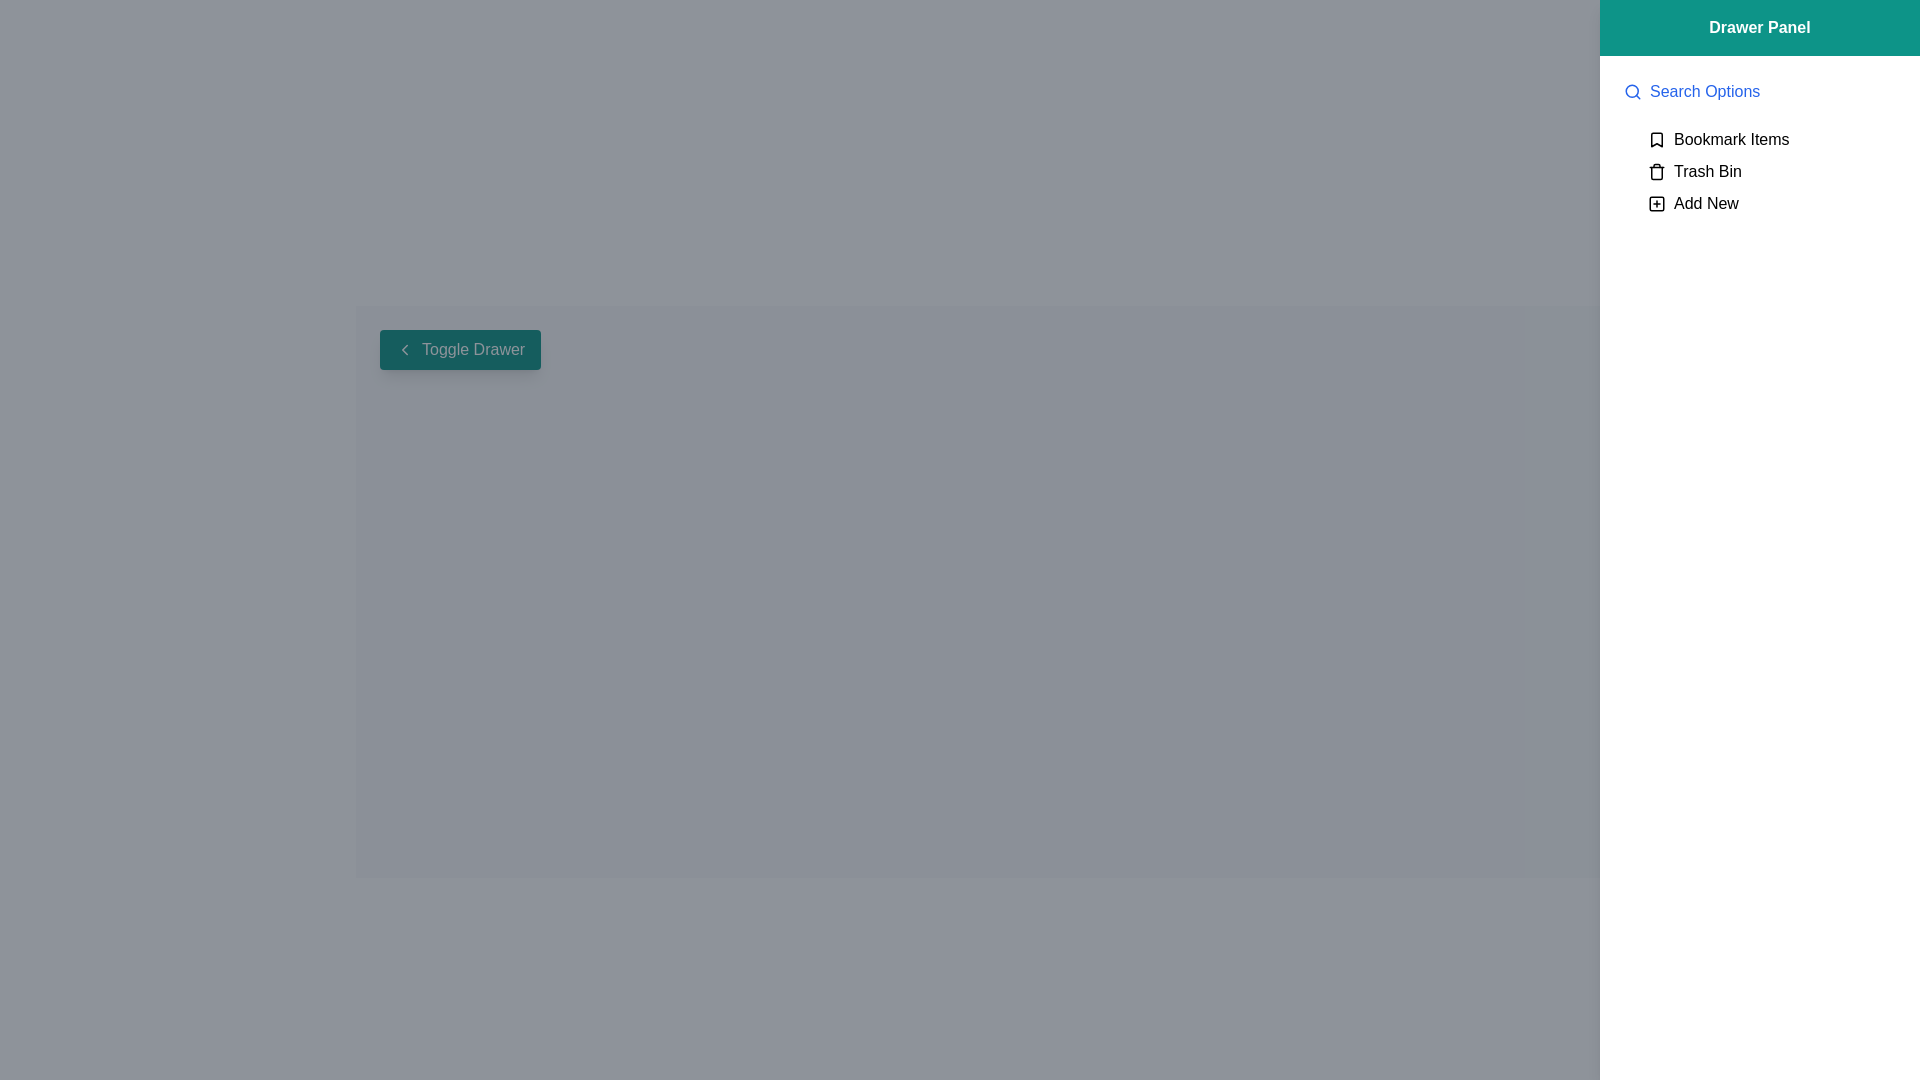 The height and width of the screenshot is (1080, 1920). What do you see at coordinates (1730, 138) in the screenshot?
I see `the 'Bookmark Items' text label located in the top-right drawer panel, which is the first item in the list and associated with a bookmark icon to its left` at bounding box center [1730, 138].